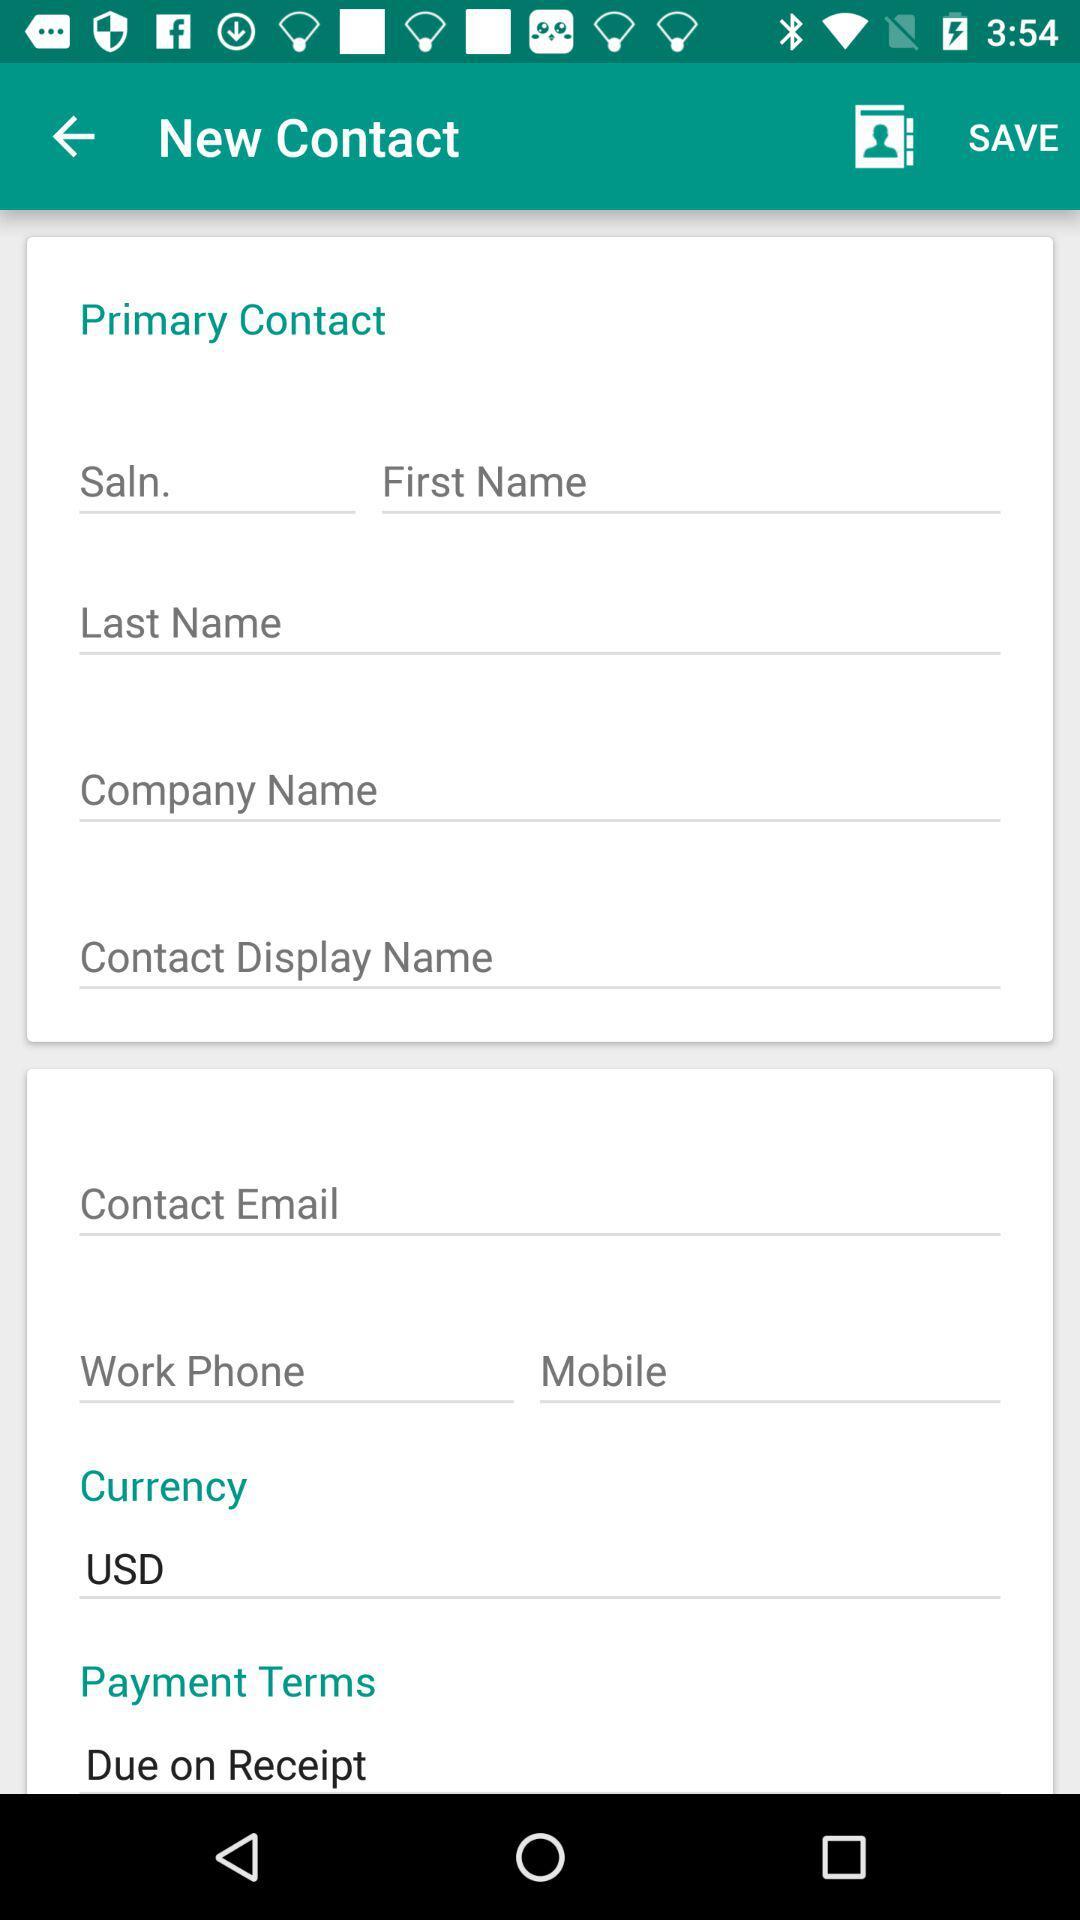 This screenshot has width=1080, height=1920. I want to click on work phone, so click(297, 1359).